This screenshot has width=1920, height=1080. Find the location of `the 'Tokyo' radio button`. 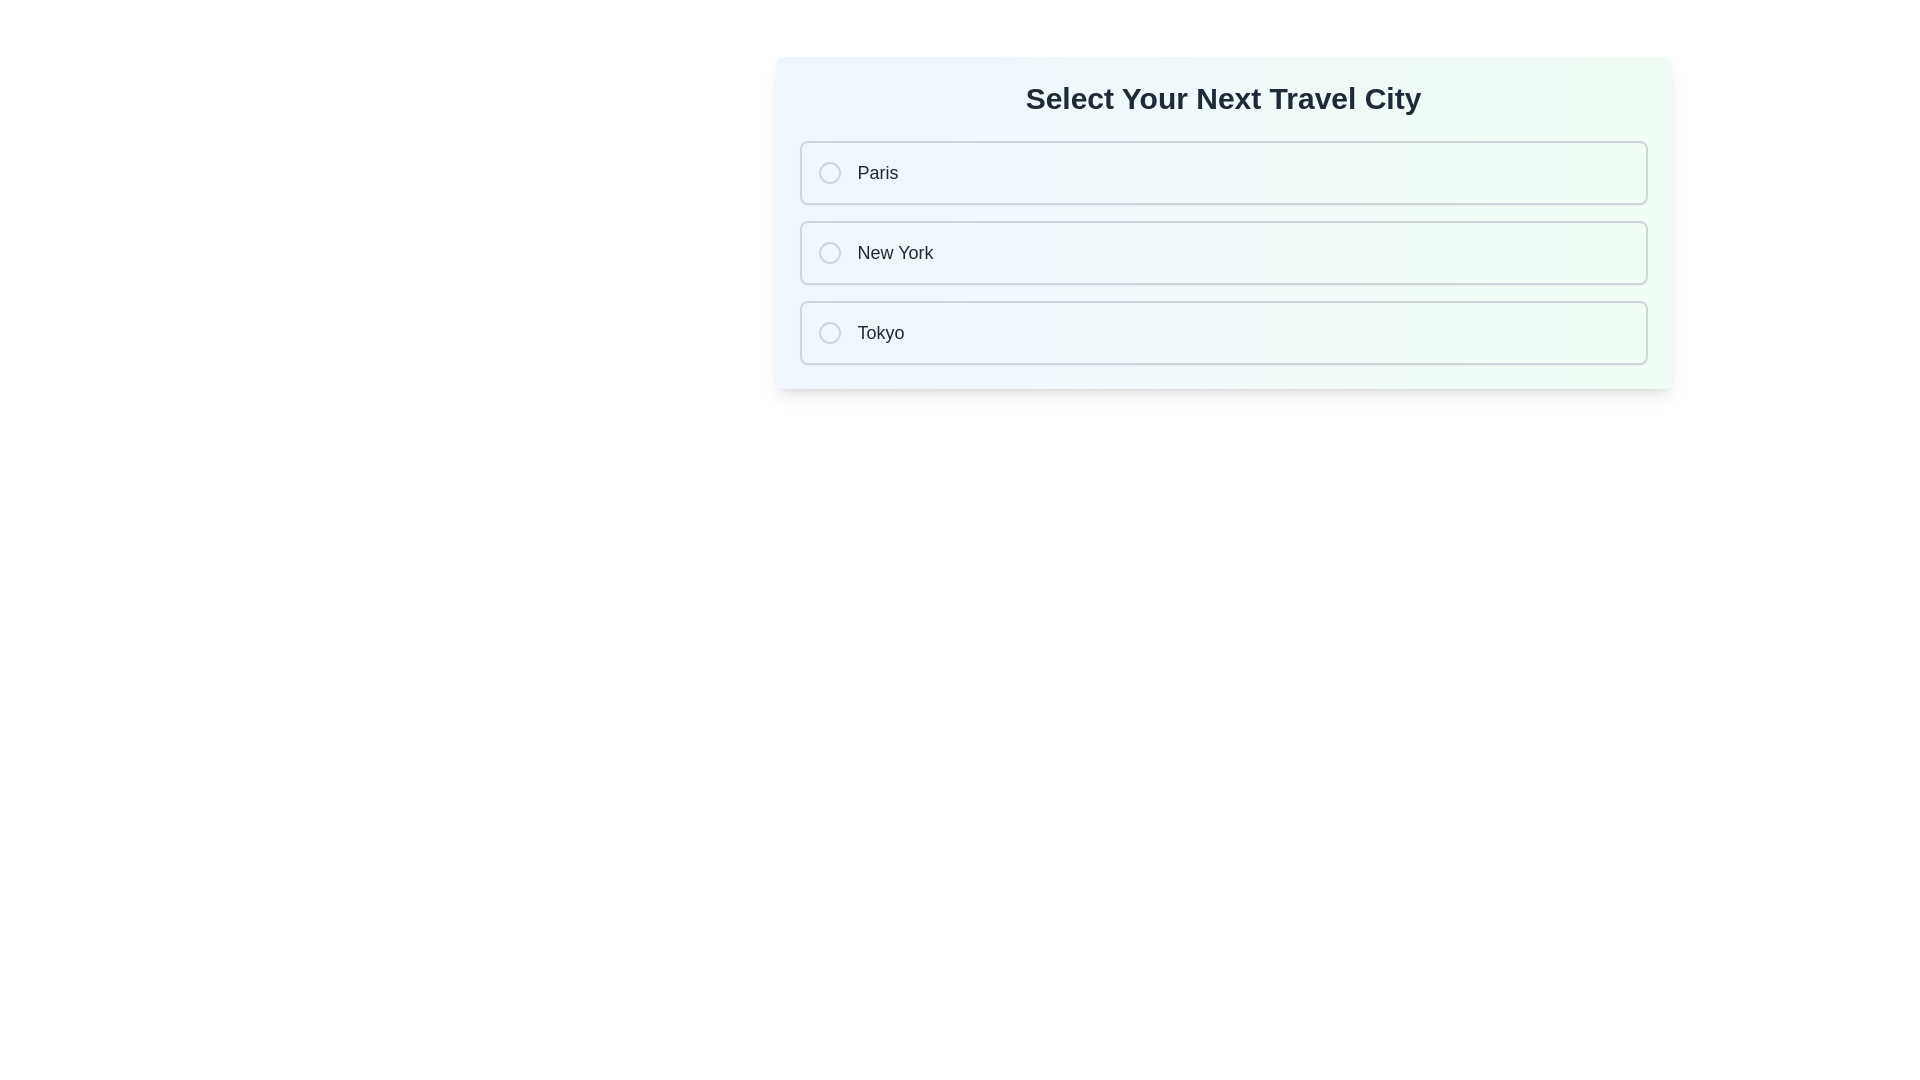

the 'Tokyo' radio button is located at coordinates (1222, 331).